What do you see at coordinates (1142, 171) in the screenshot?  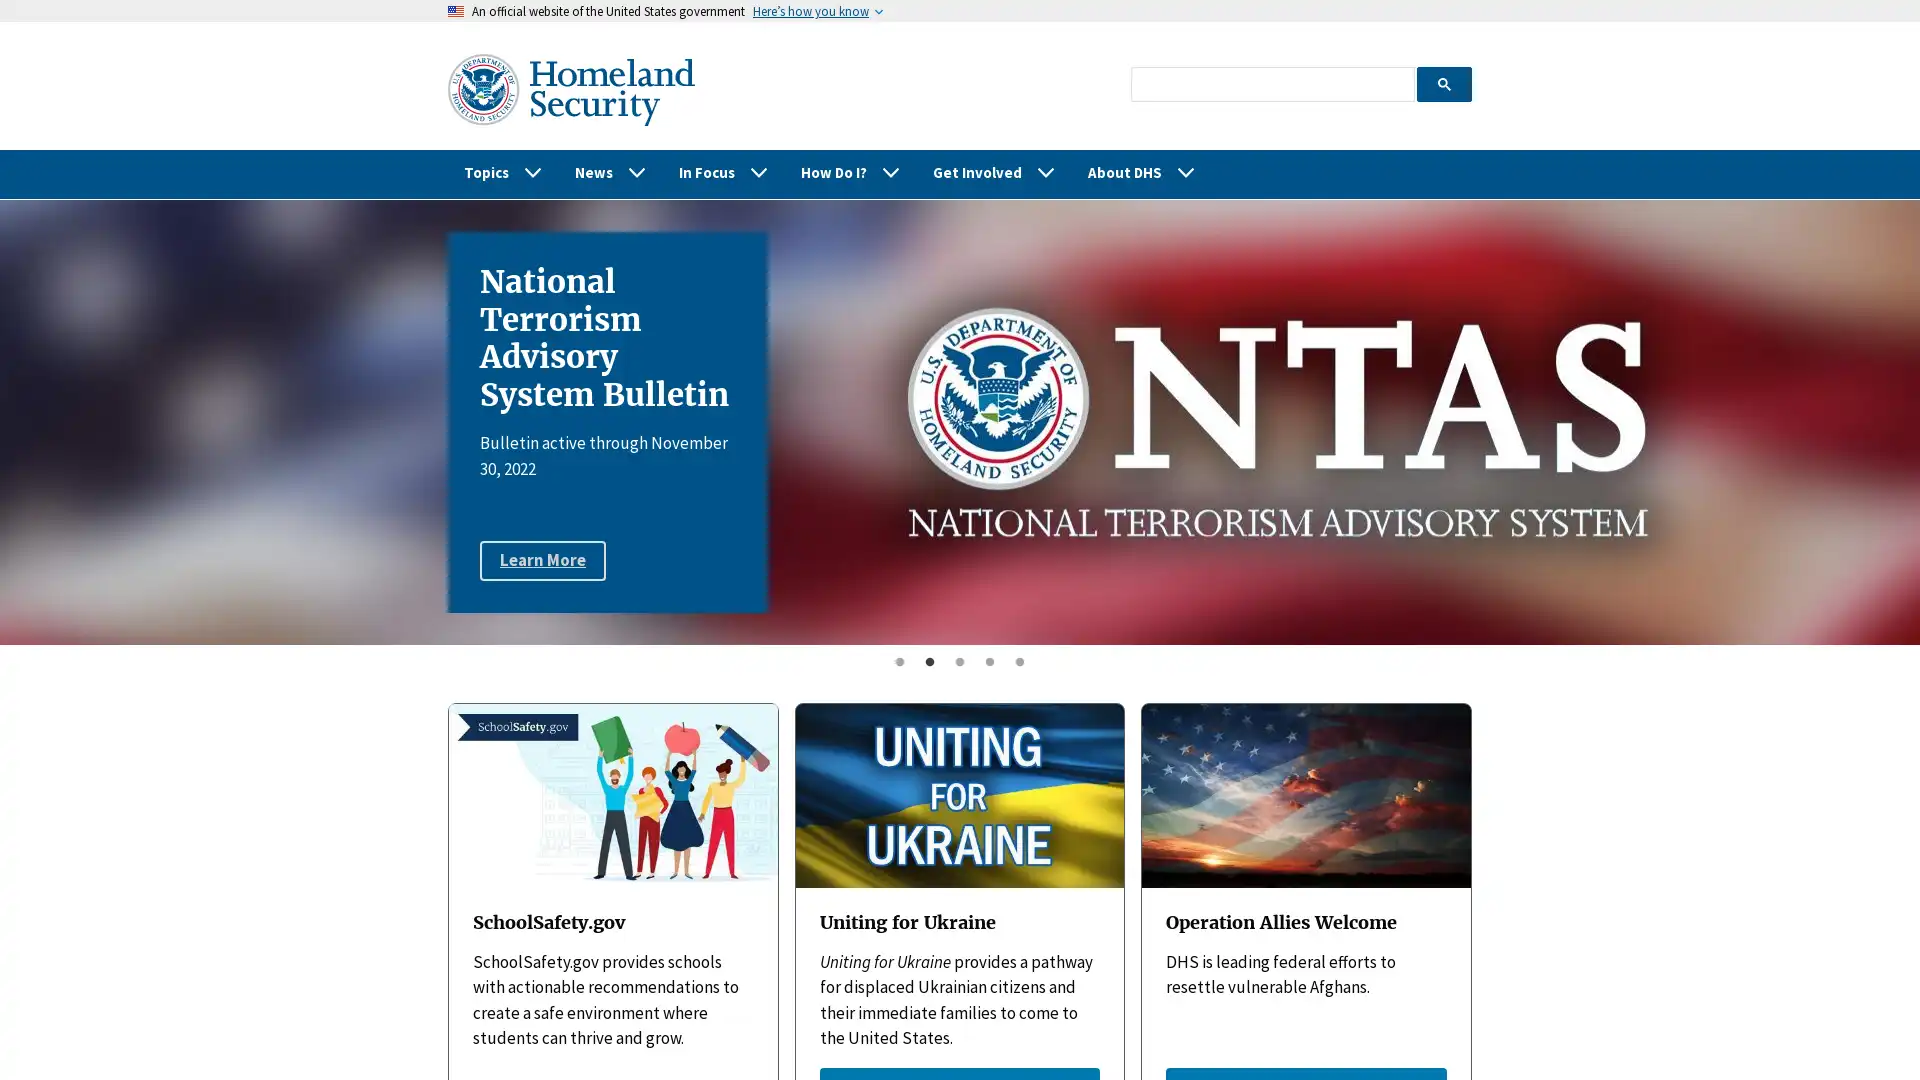 I see `About DHS` at bounding box center [1142, 171].